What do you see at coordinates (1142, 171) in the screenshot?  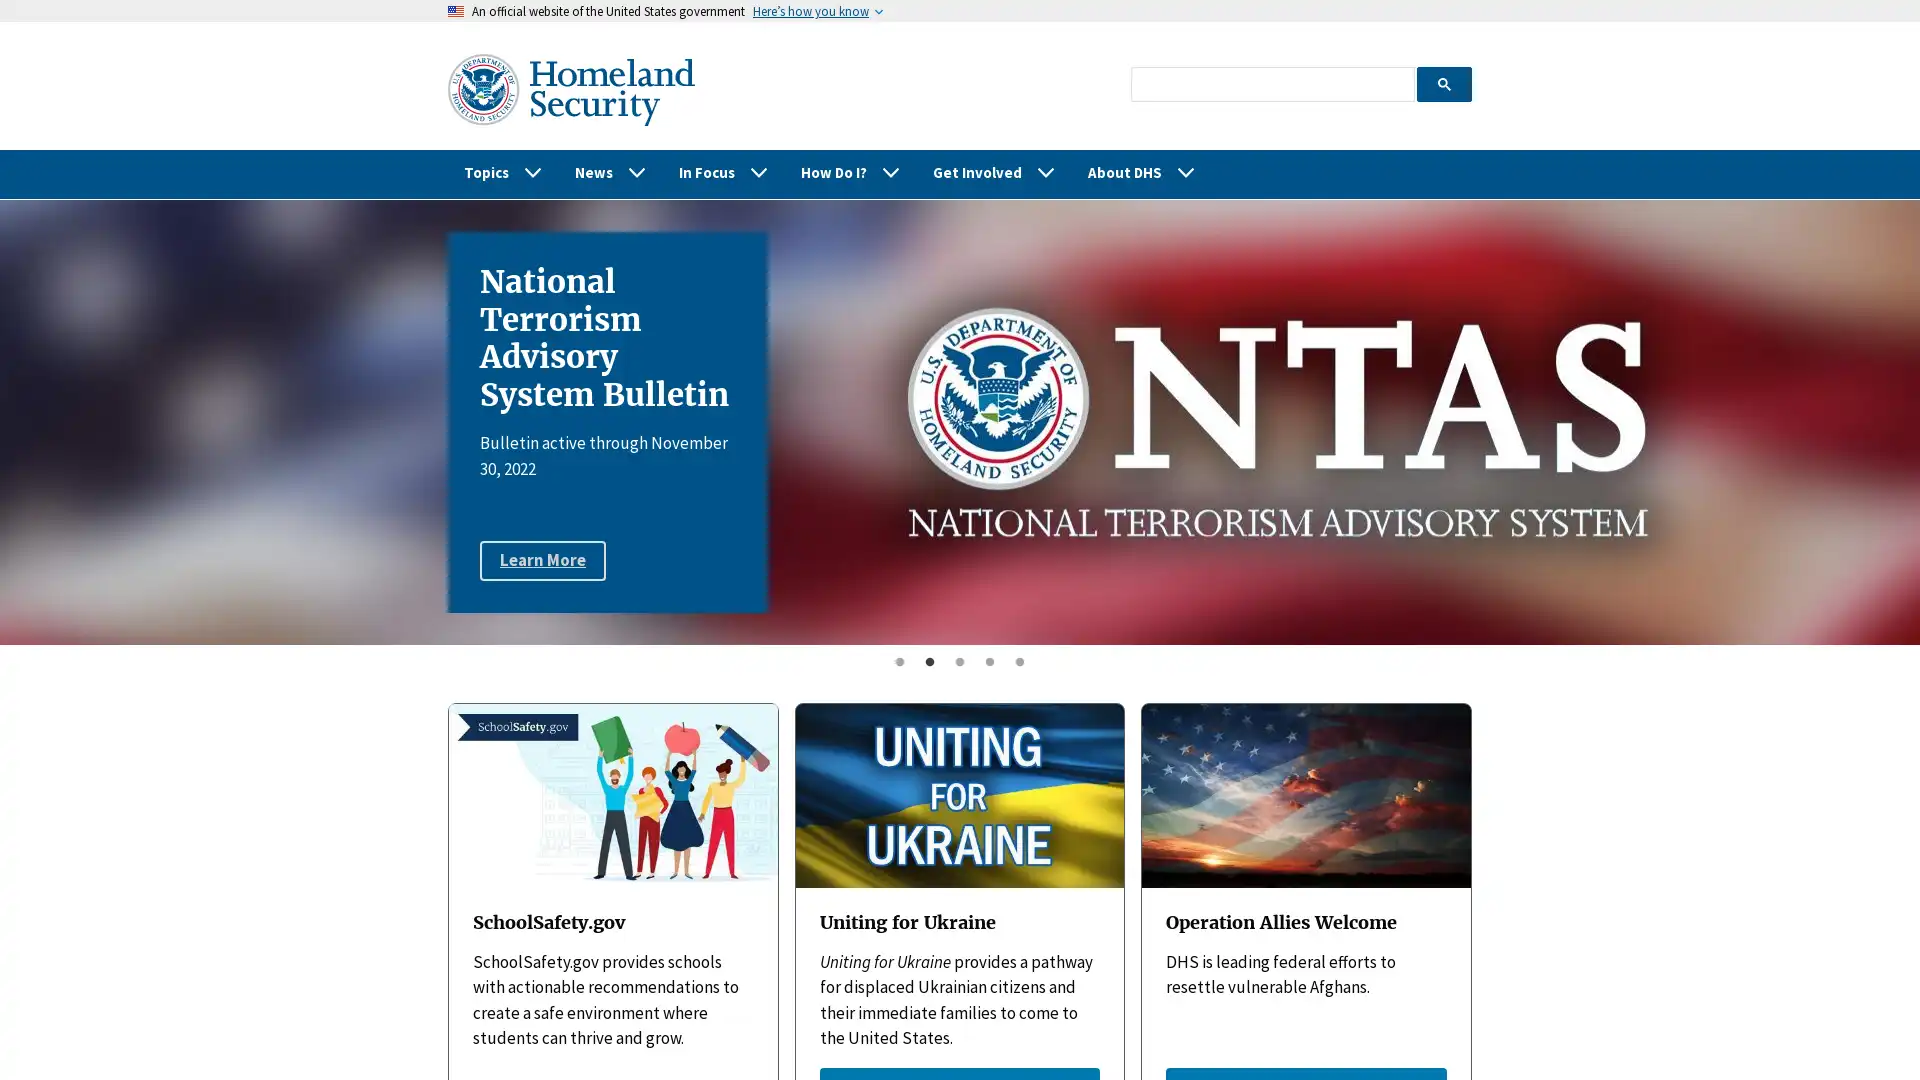 I see `About DHS` at bounding box center [1142, 171].